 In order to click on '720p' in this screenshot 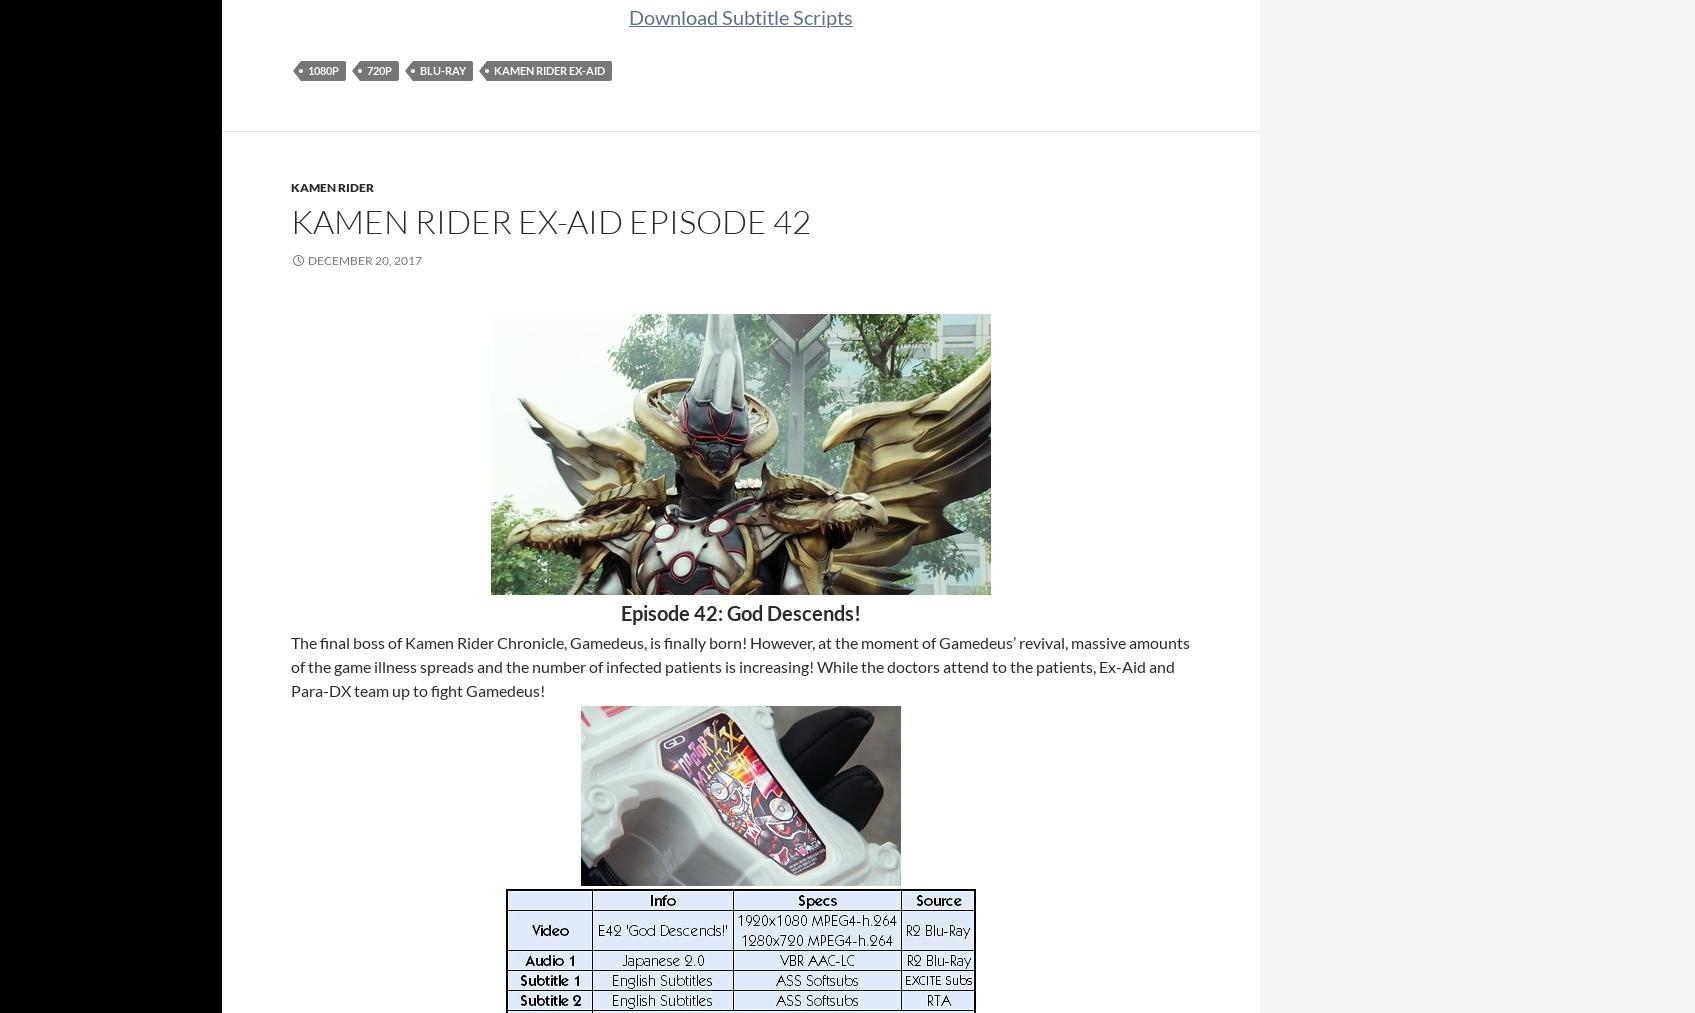, I will do `click(378, 69)`.